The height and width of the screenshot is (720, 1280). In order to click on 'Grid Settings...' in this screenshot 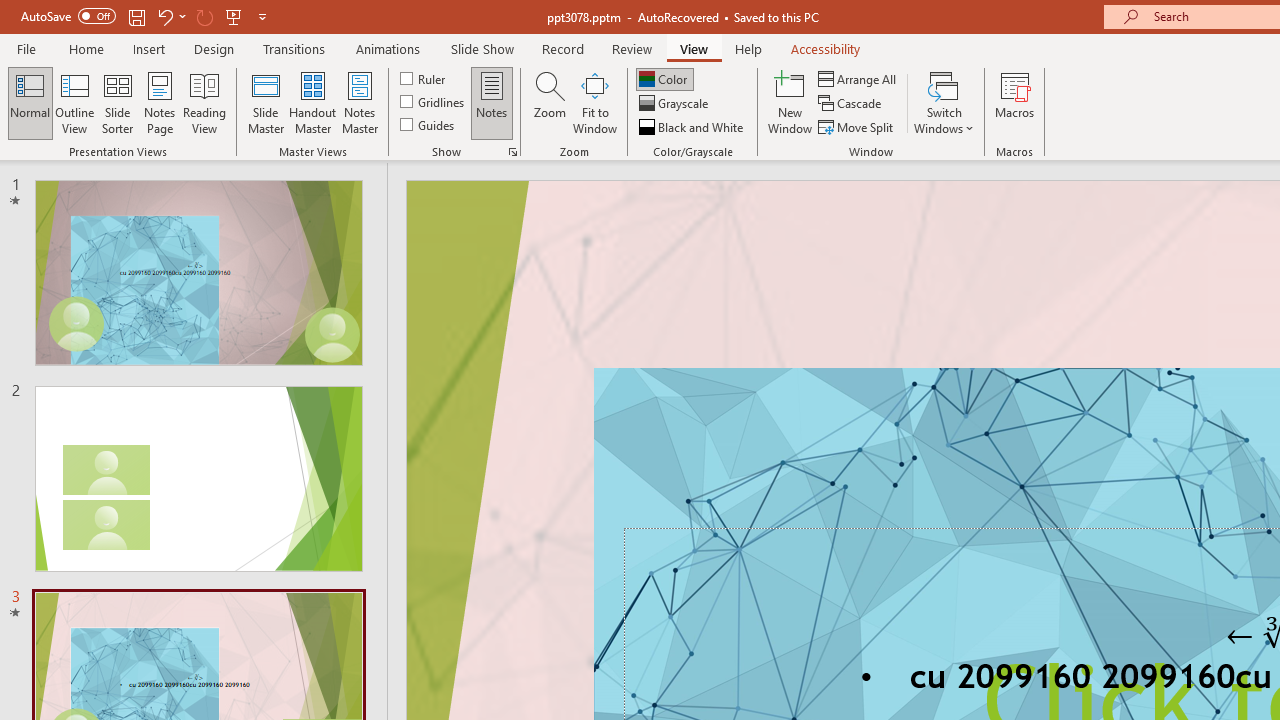, I will do `click(513, 150)`.